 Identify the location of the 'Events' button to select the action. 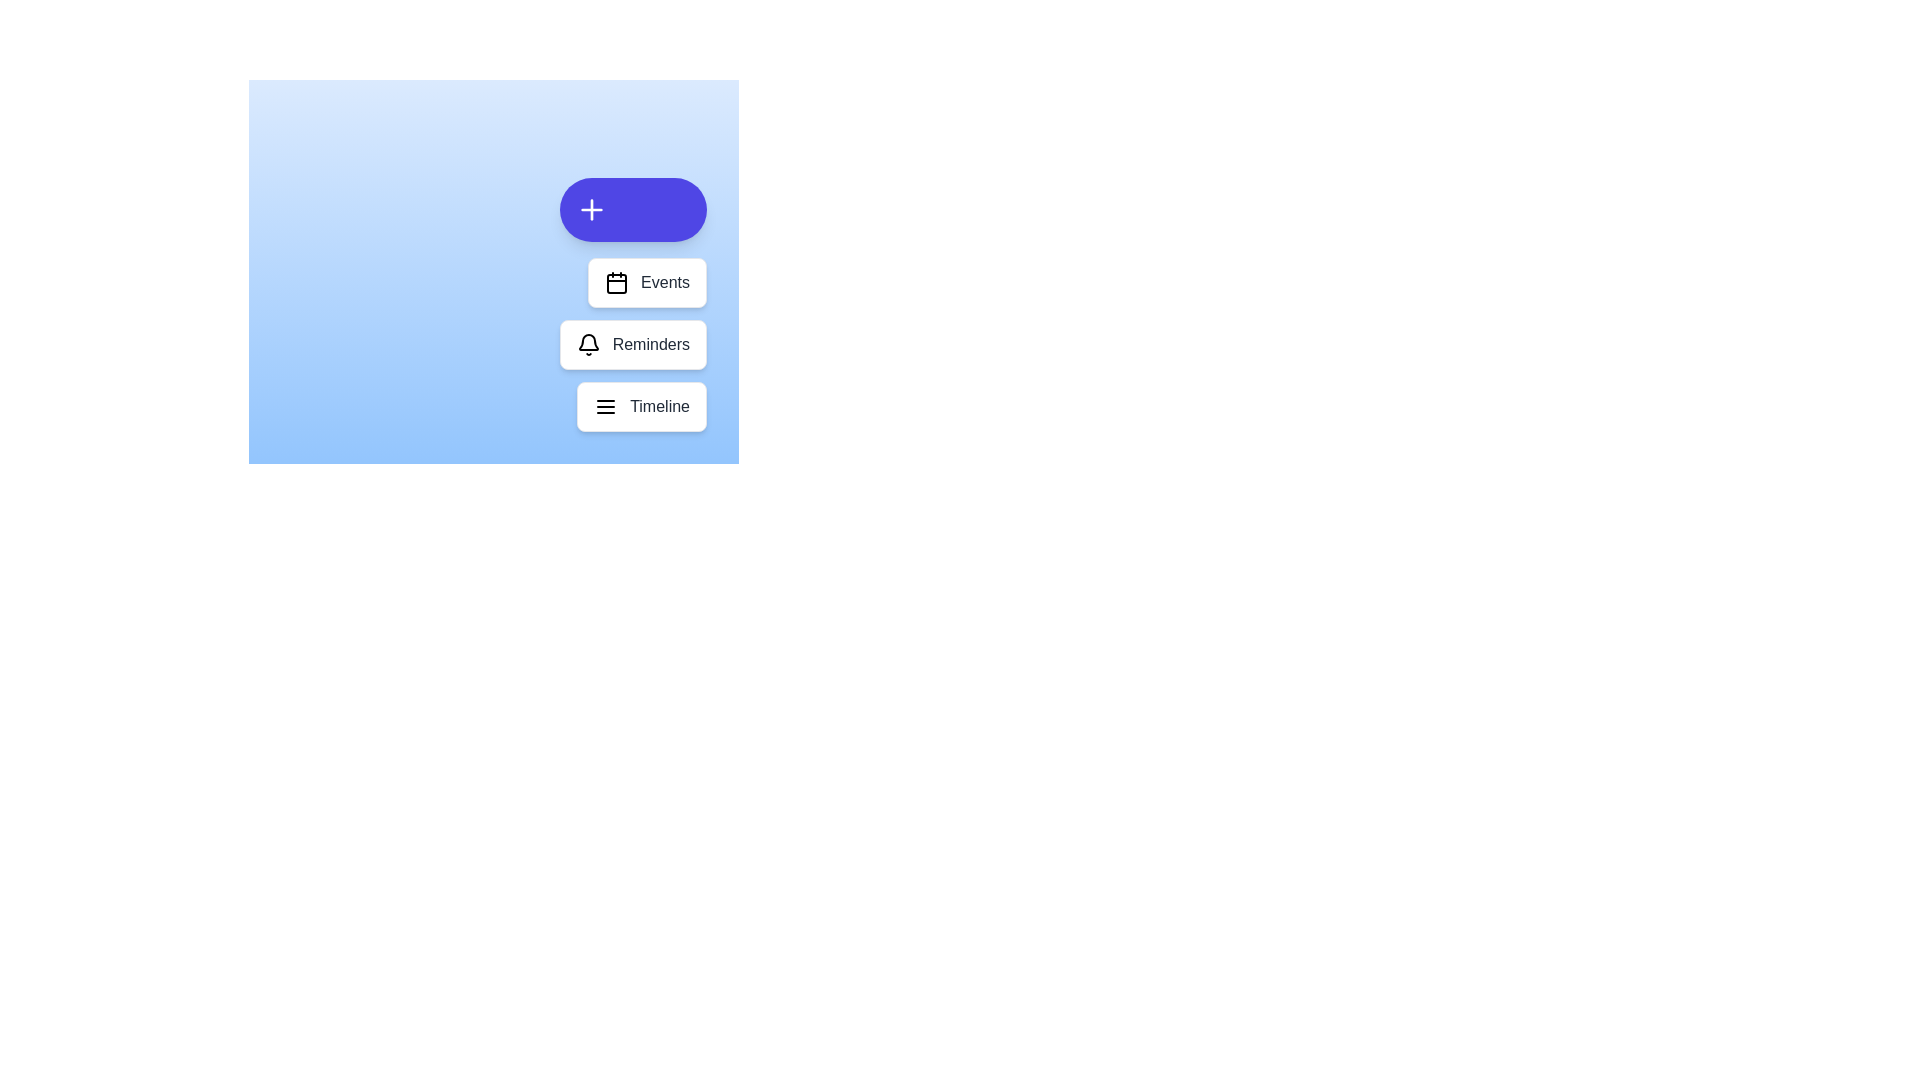
(647, 282).